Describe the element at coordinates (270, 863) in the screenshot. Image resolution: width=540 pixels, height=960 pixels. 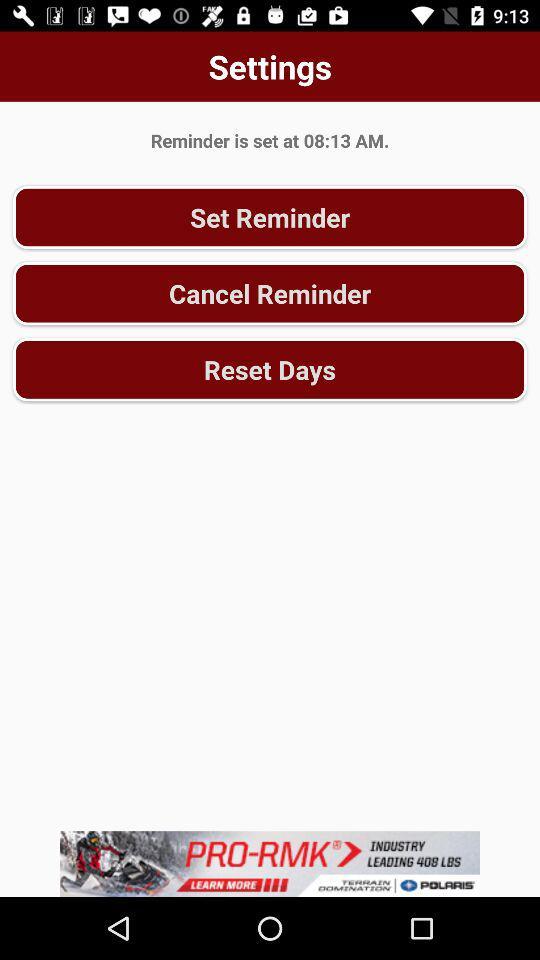
I see `website` at that location.